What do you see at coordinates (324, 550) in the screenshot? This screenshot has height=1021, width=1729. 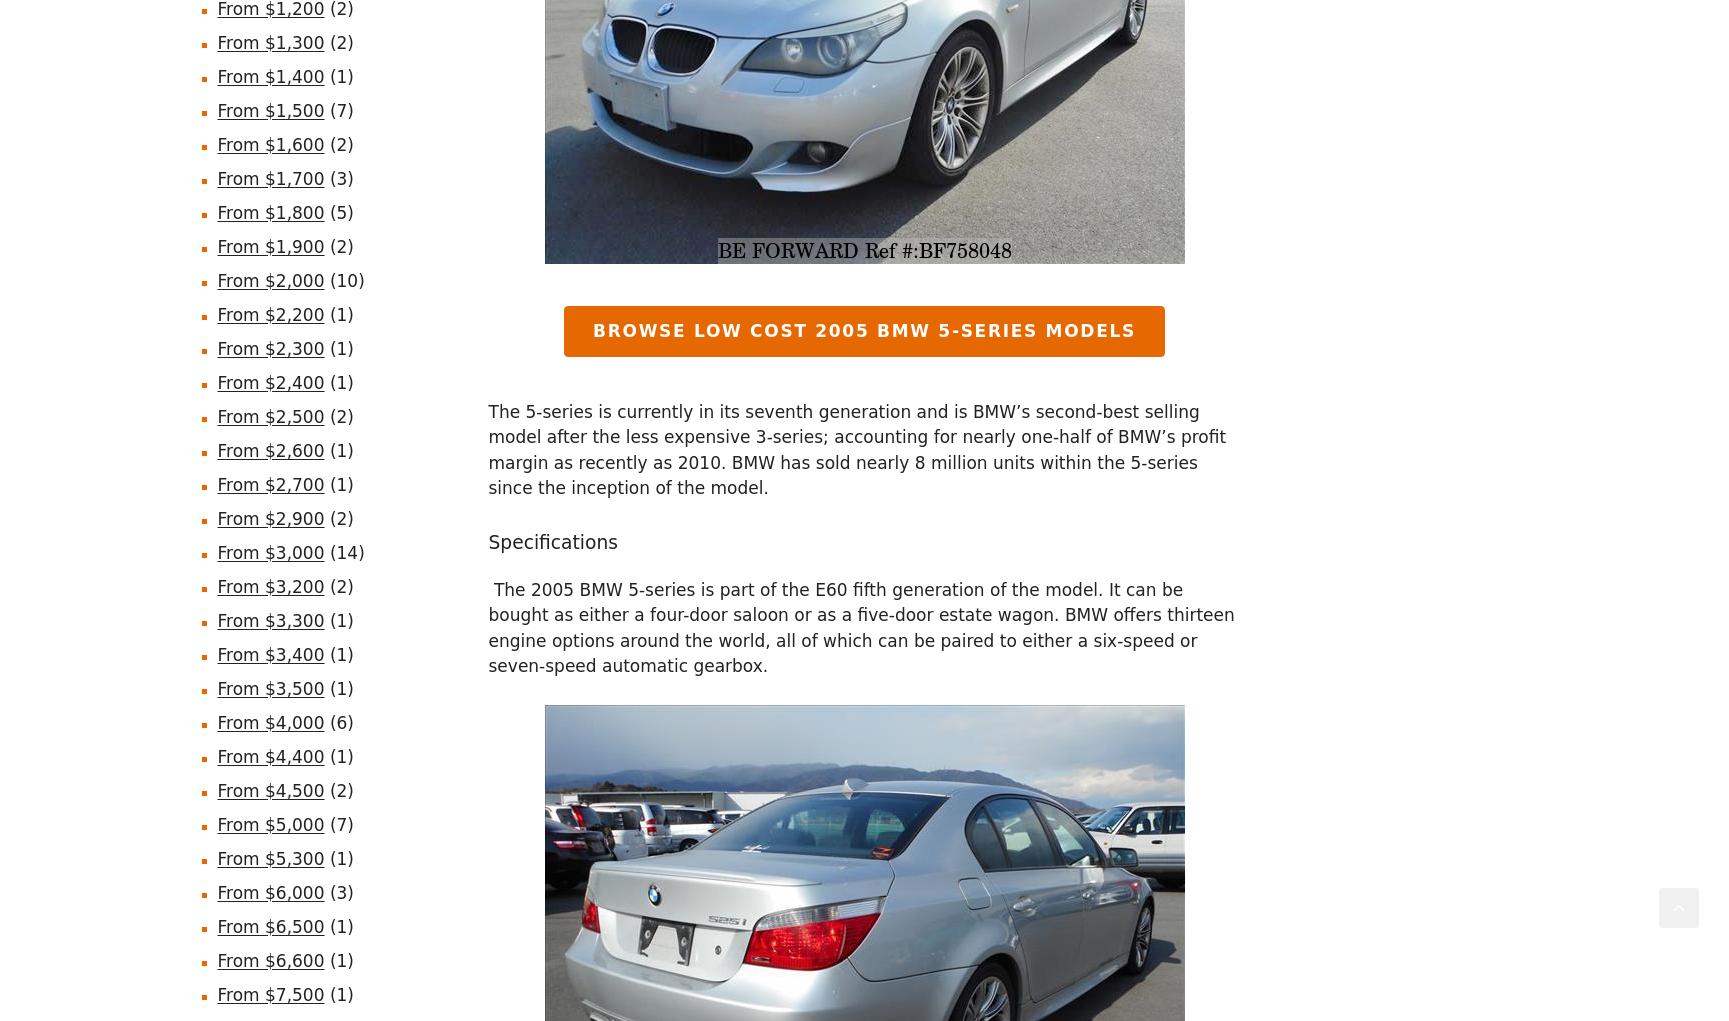 I see `'(14)'` at bounding box center [324, 550].